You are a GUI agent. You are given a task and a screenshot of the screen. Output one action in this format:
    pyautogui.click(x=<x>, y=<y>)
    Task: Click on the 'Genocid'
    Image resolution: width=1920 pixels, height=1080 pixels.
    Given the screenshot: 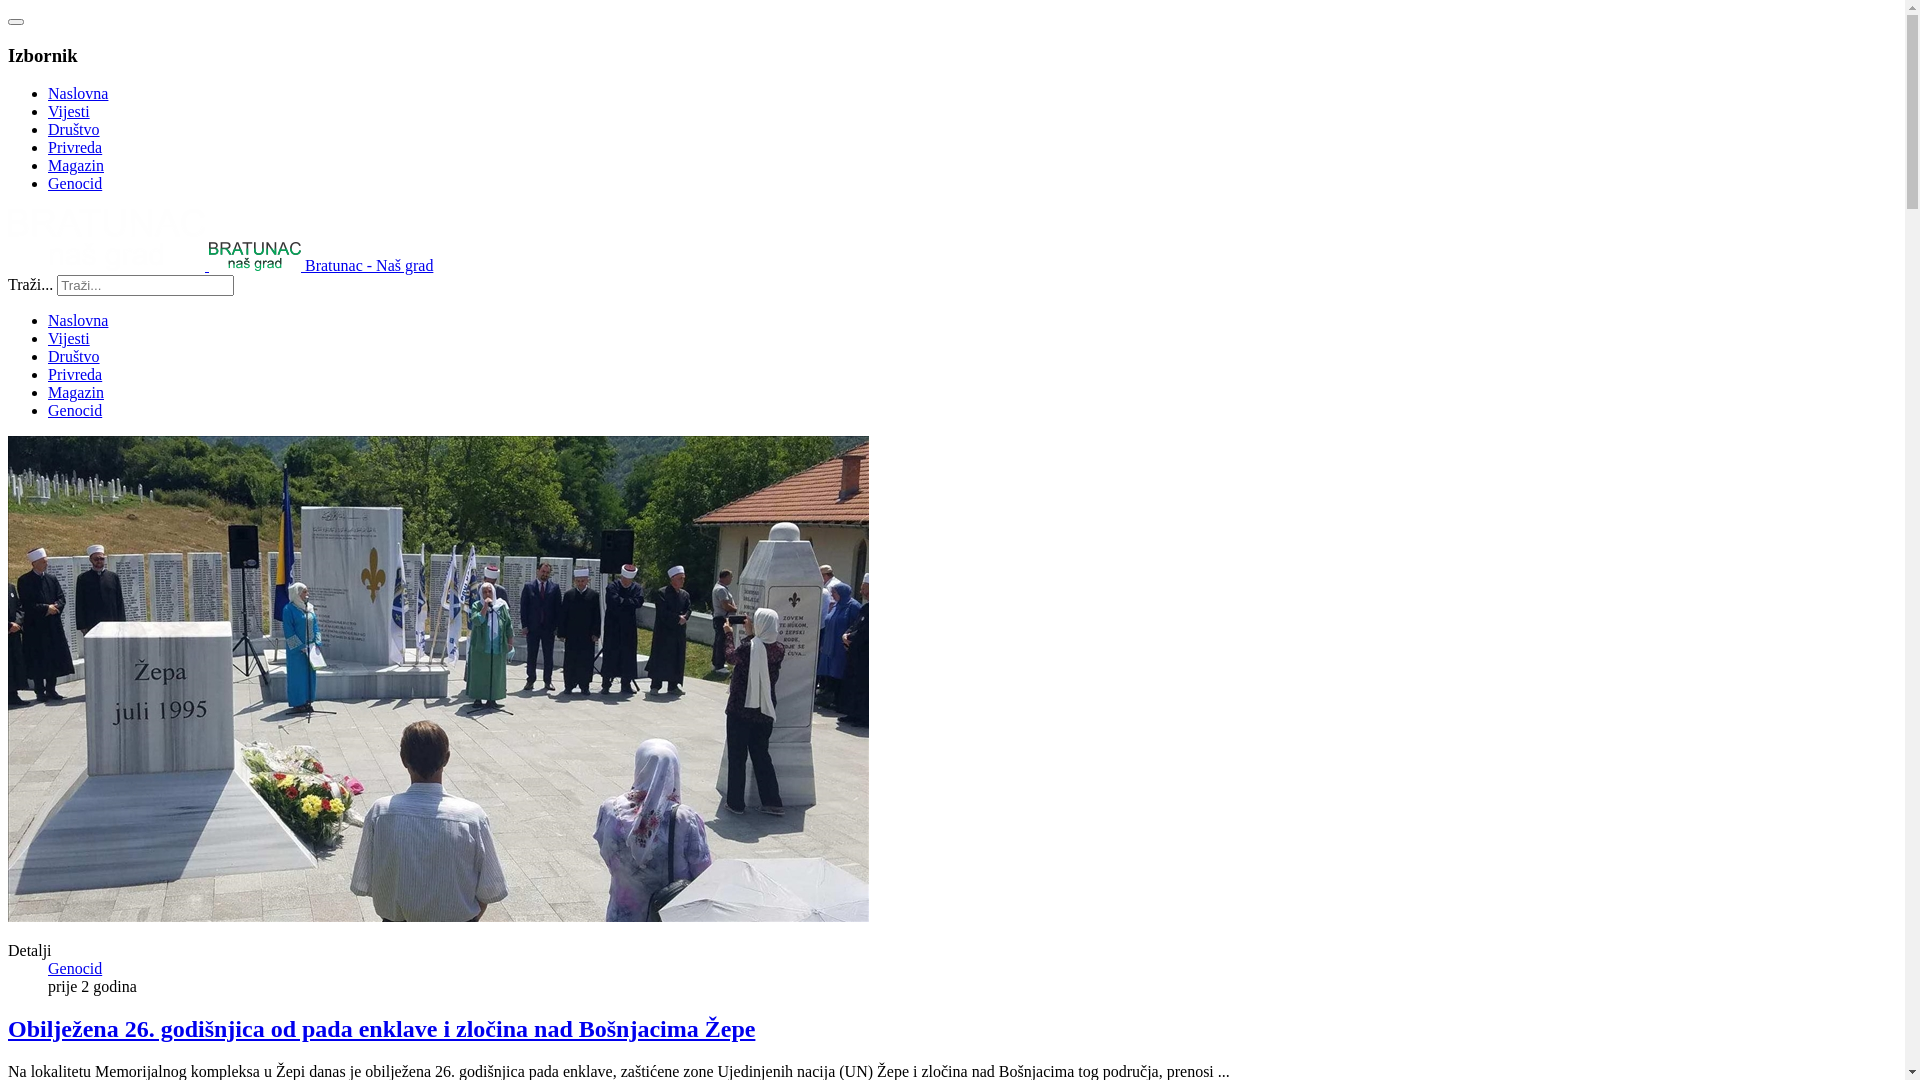 What is the action you would take?
    pyautogui.click(x=75, y=967)
    